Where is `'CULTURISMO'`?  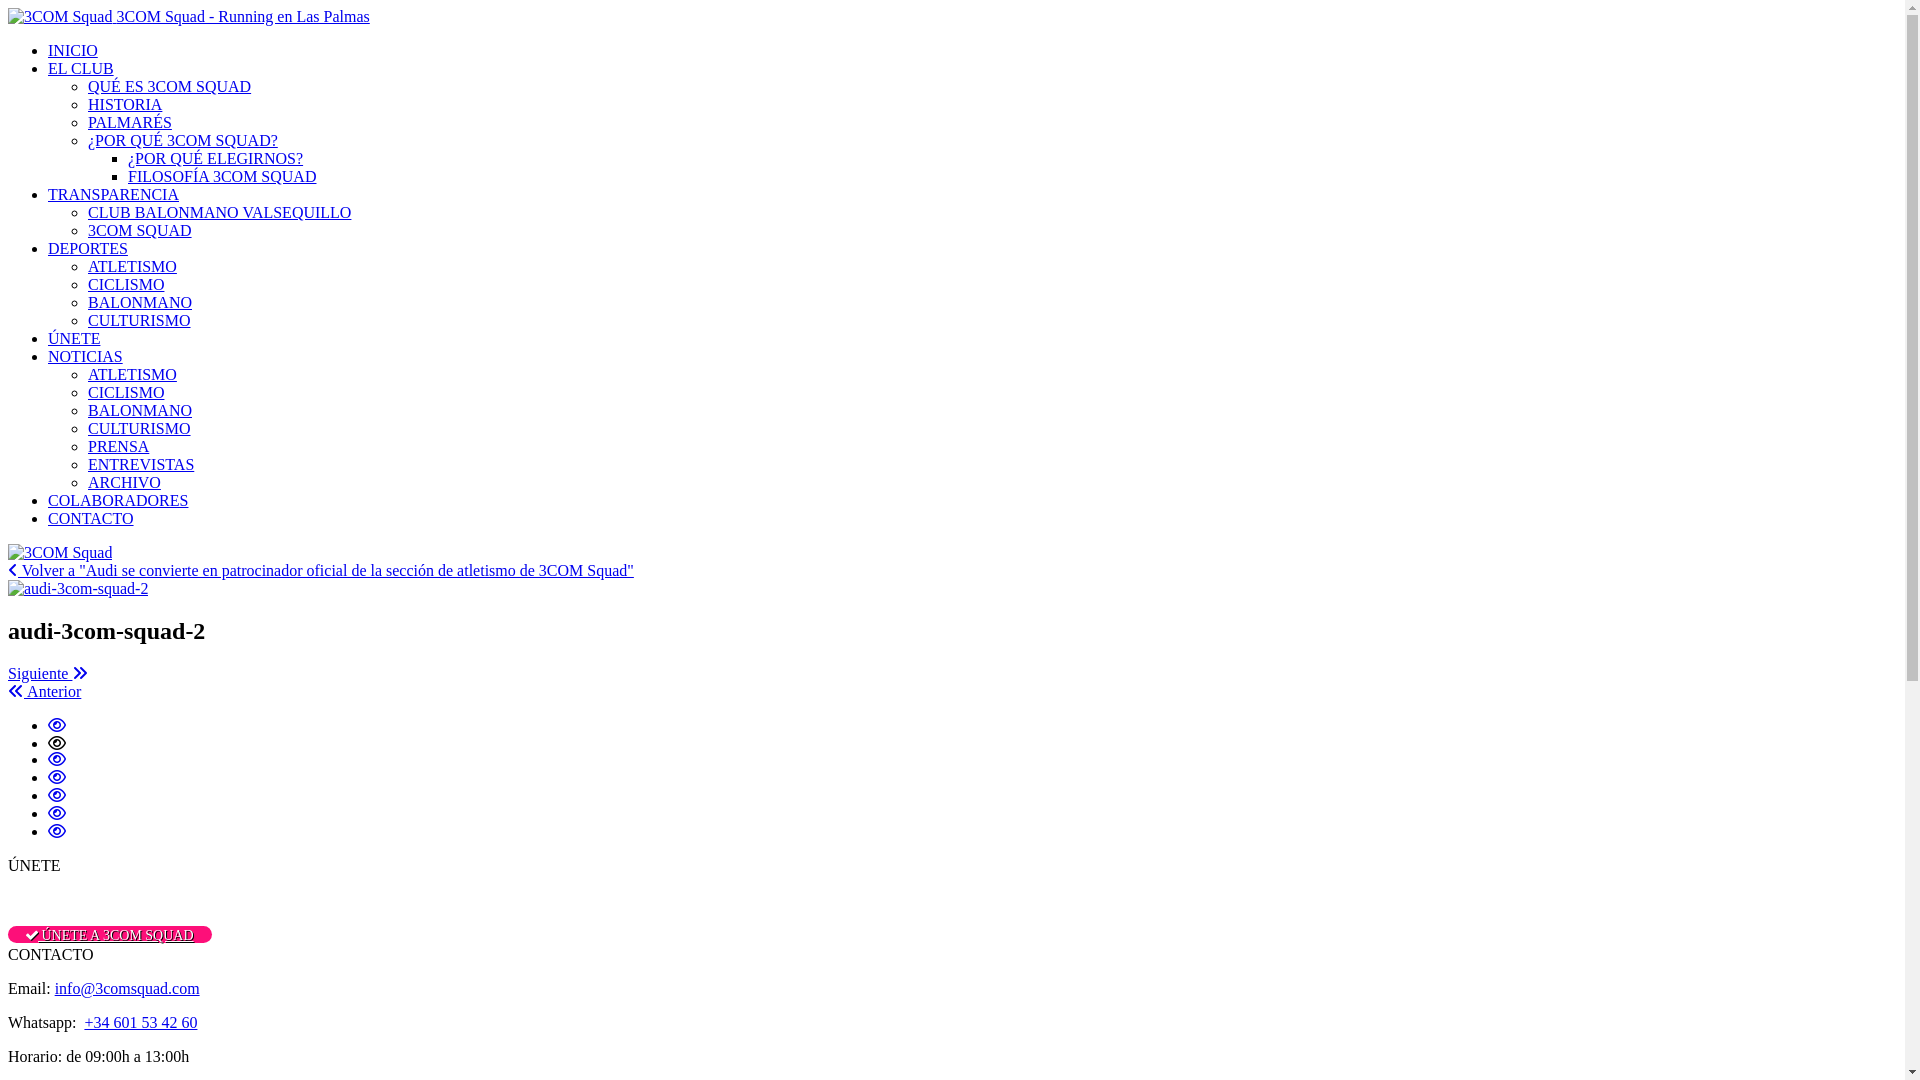 'CULTURISMO' is located at coordinates (86, 319).